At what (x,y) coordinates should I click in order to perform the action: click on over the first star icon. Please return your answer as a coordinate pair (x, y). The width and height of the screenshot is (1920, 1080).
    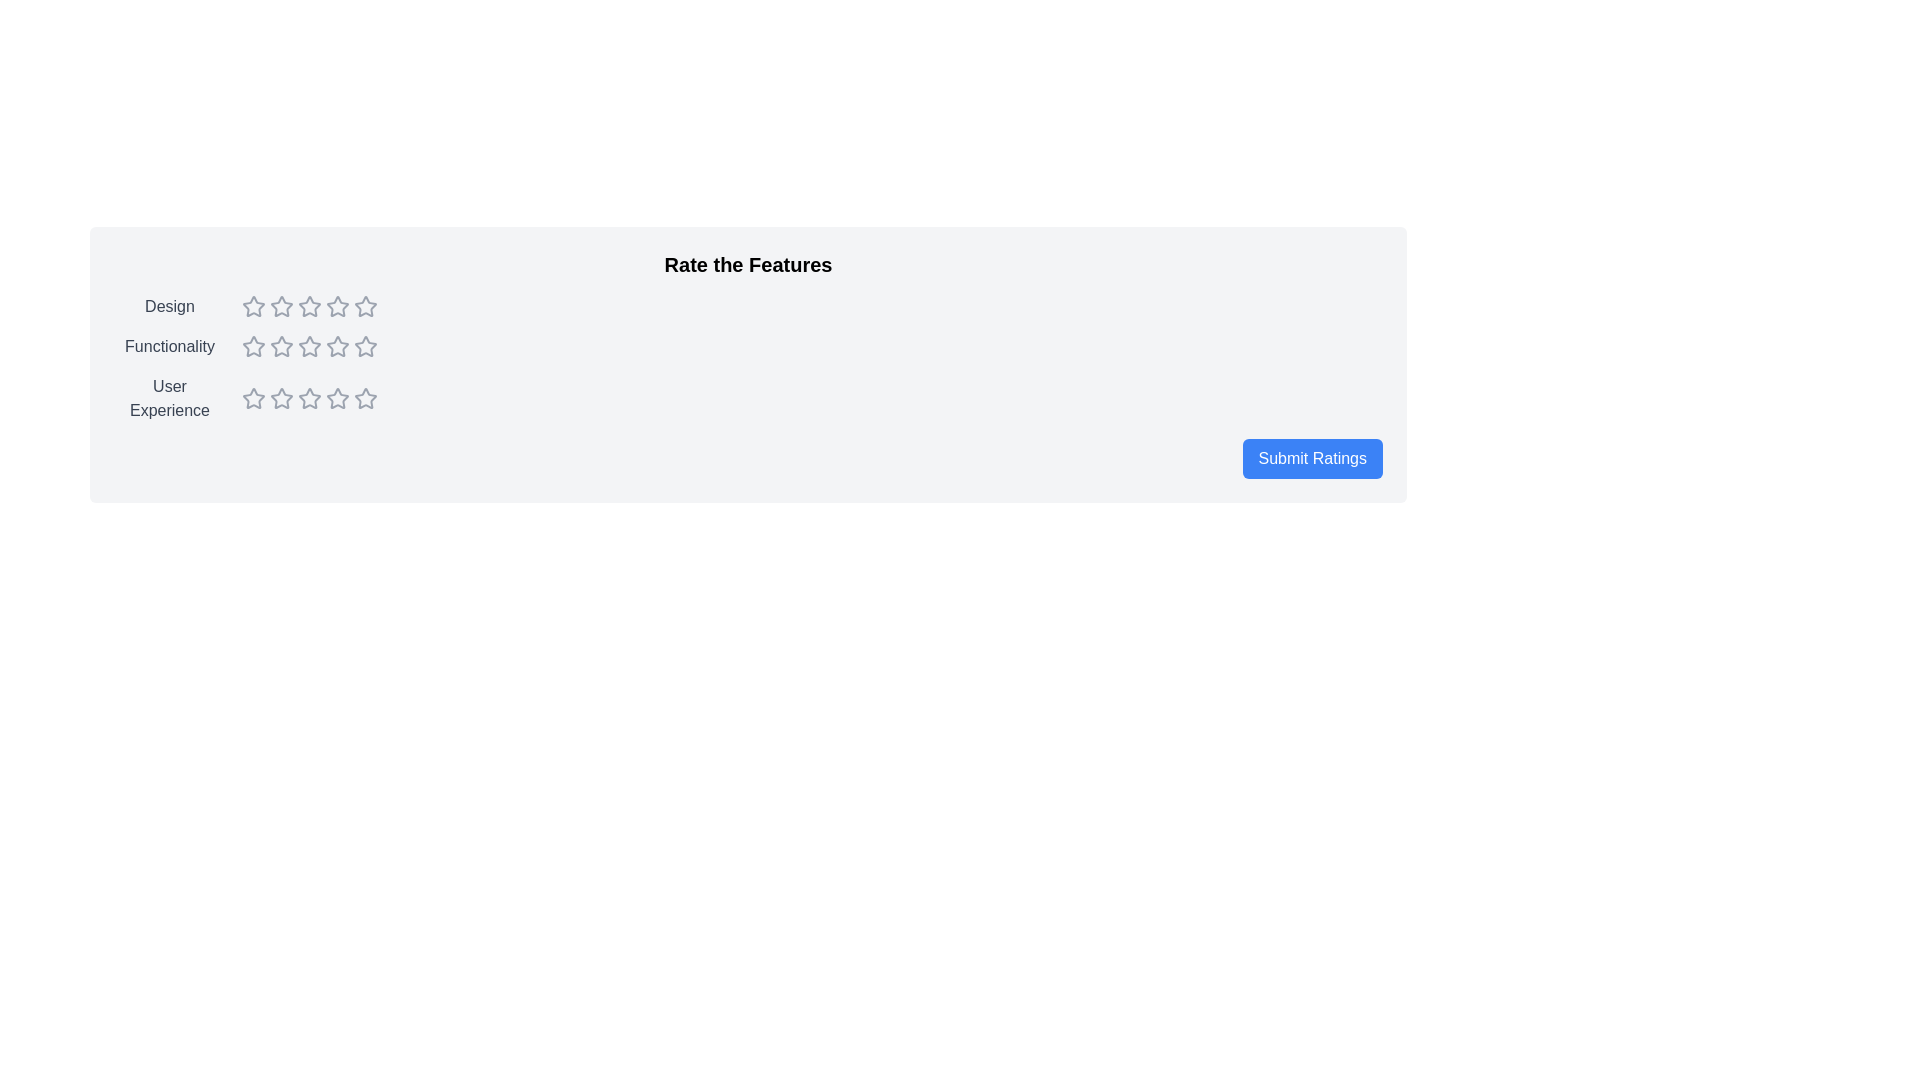
    Looking at the image, I should click on (253, 398).